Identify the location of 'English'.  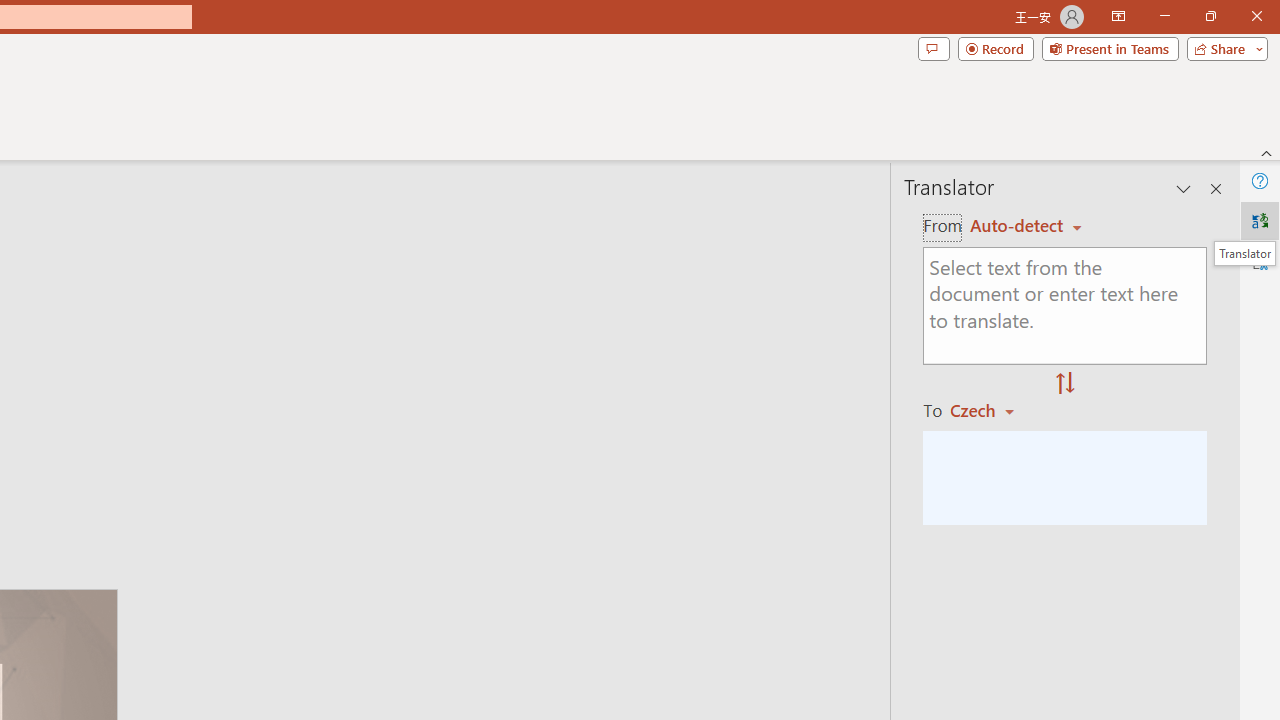
(1025, 225).